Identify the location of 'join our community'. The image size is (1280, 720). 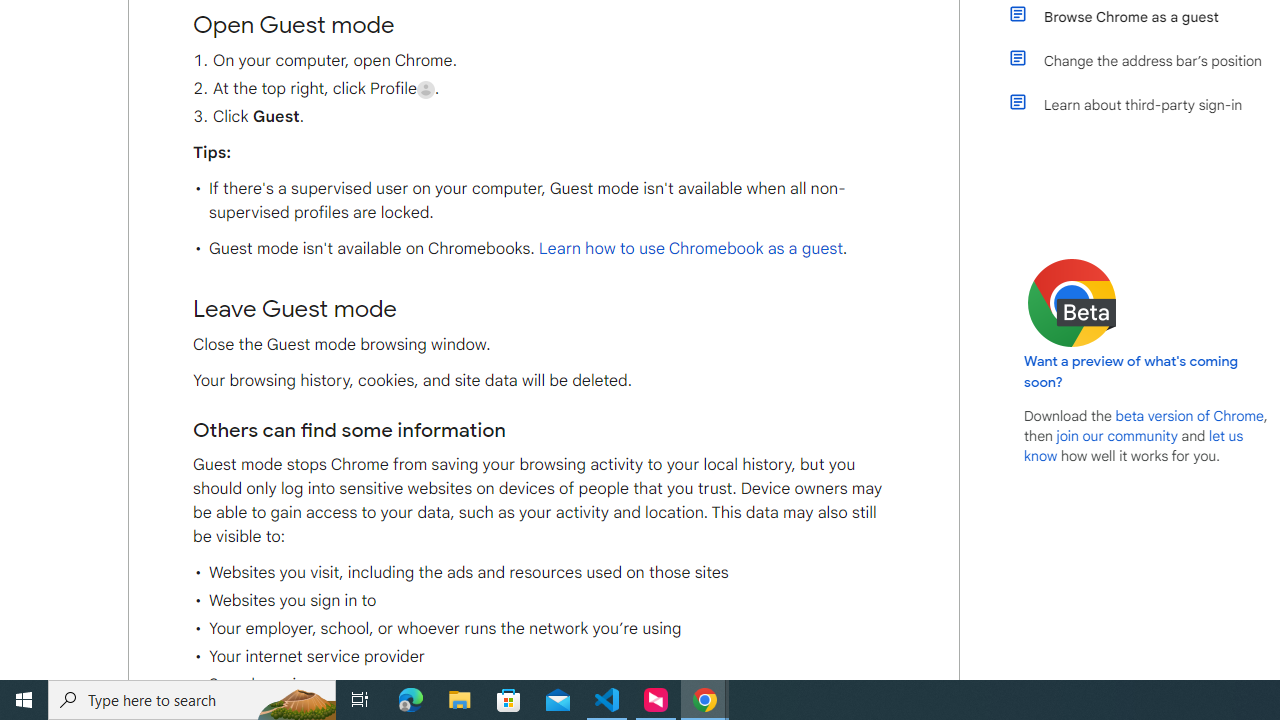
(1115, 434).